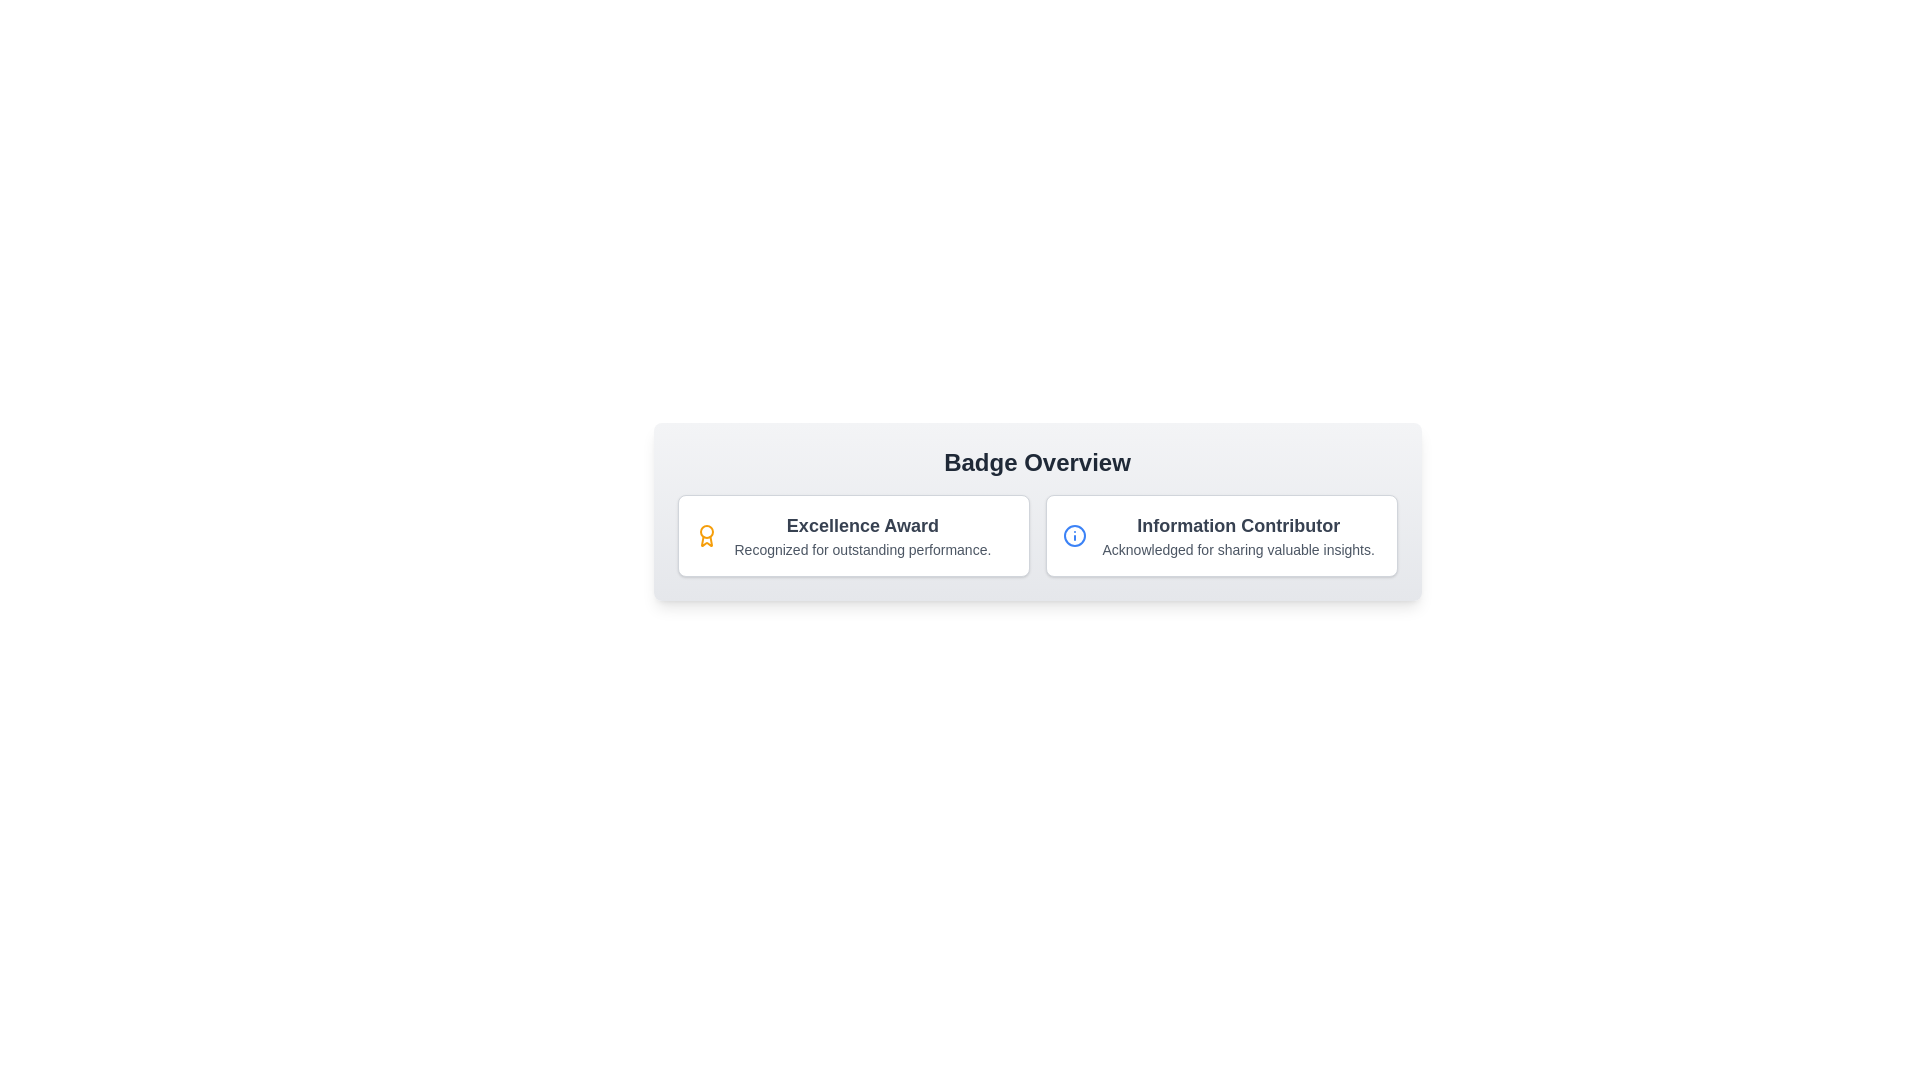  I want to click on text saying 'Recognized for outstanding performance.' located below the 'Excellence Award' title in the badge card, so click(862, 550).